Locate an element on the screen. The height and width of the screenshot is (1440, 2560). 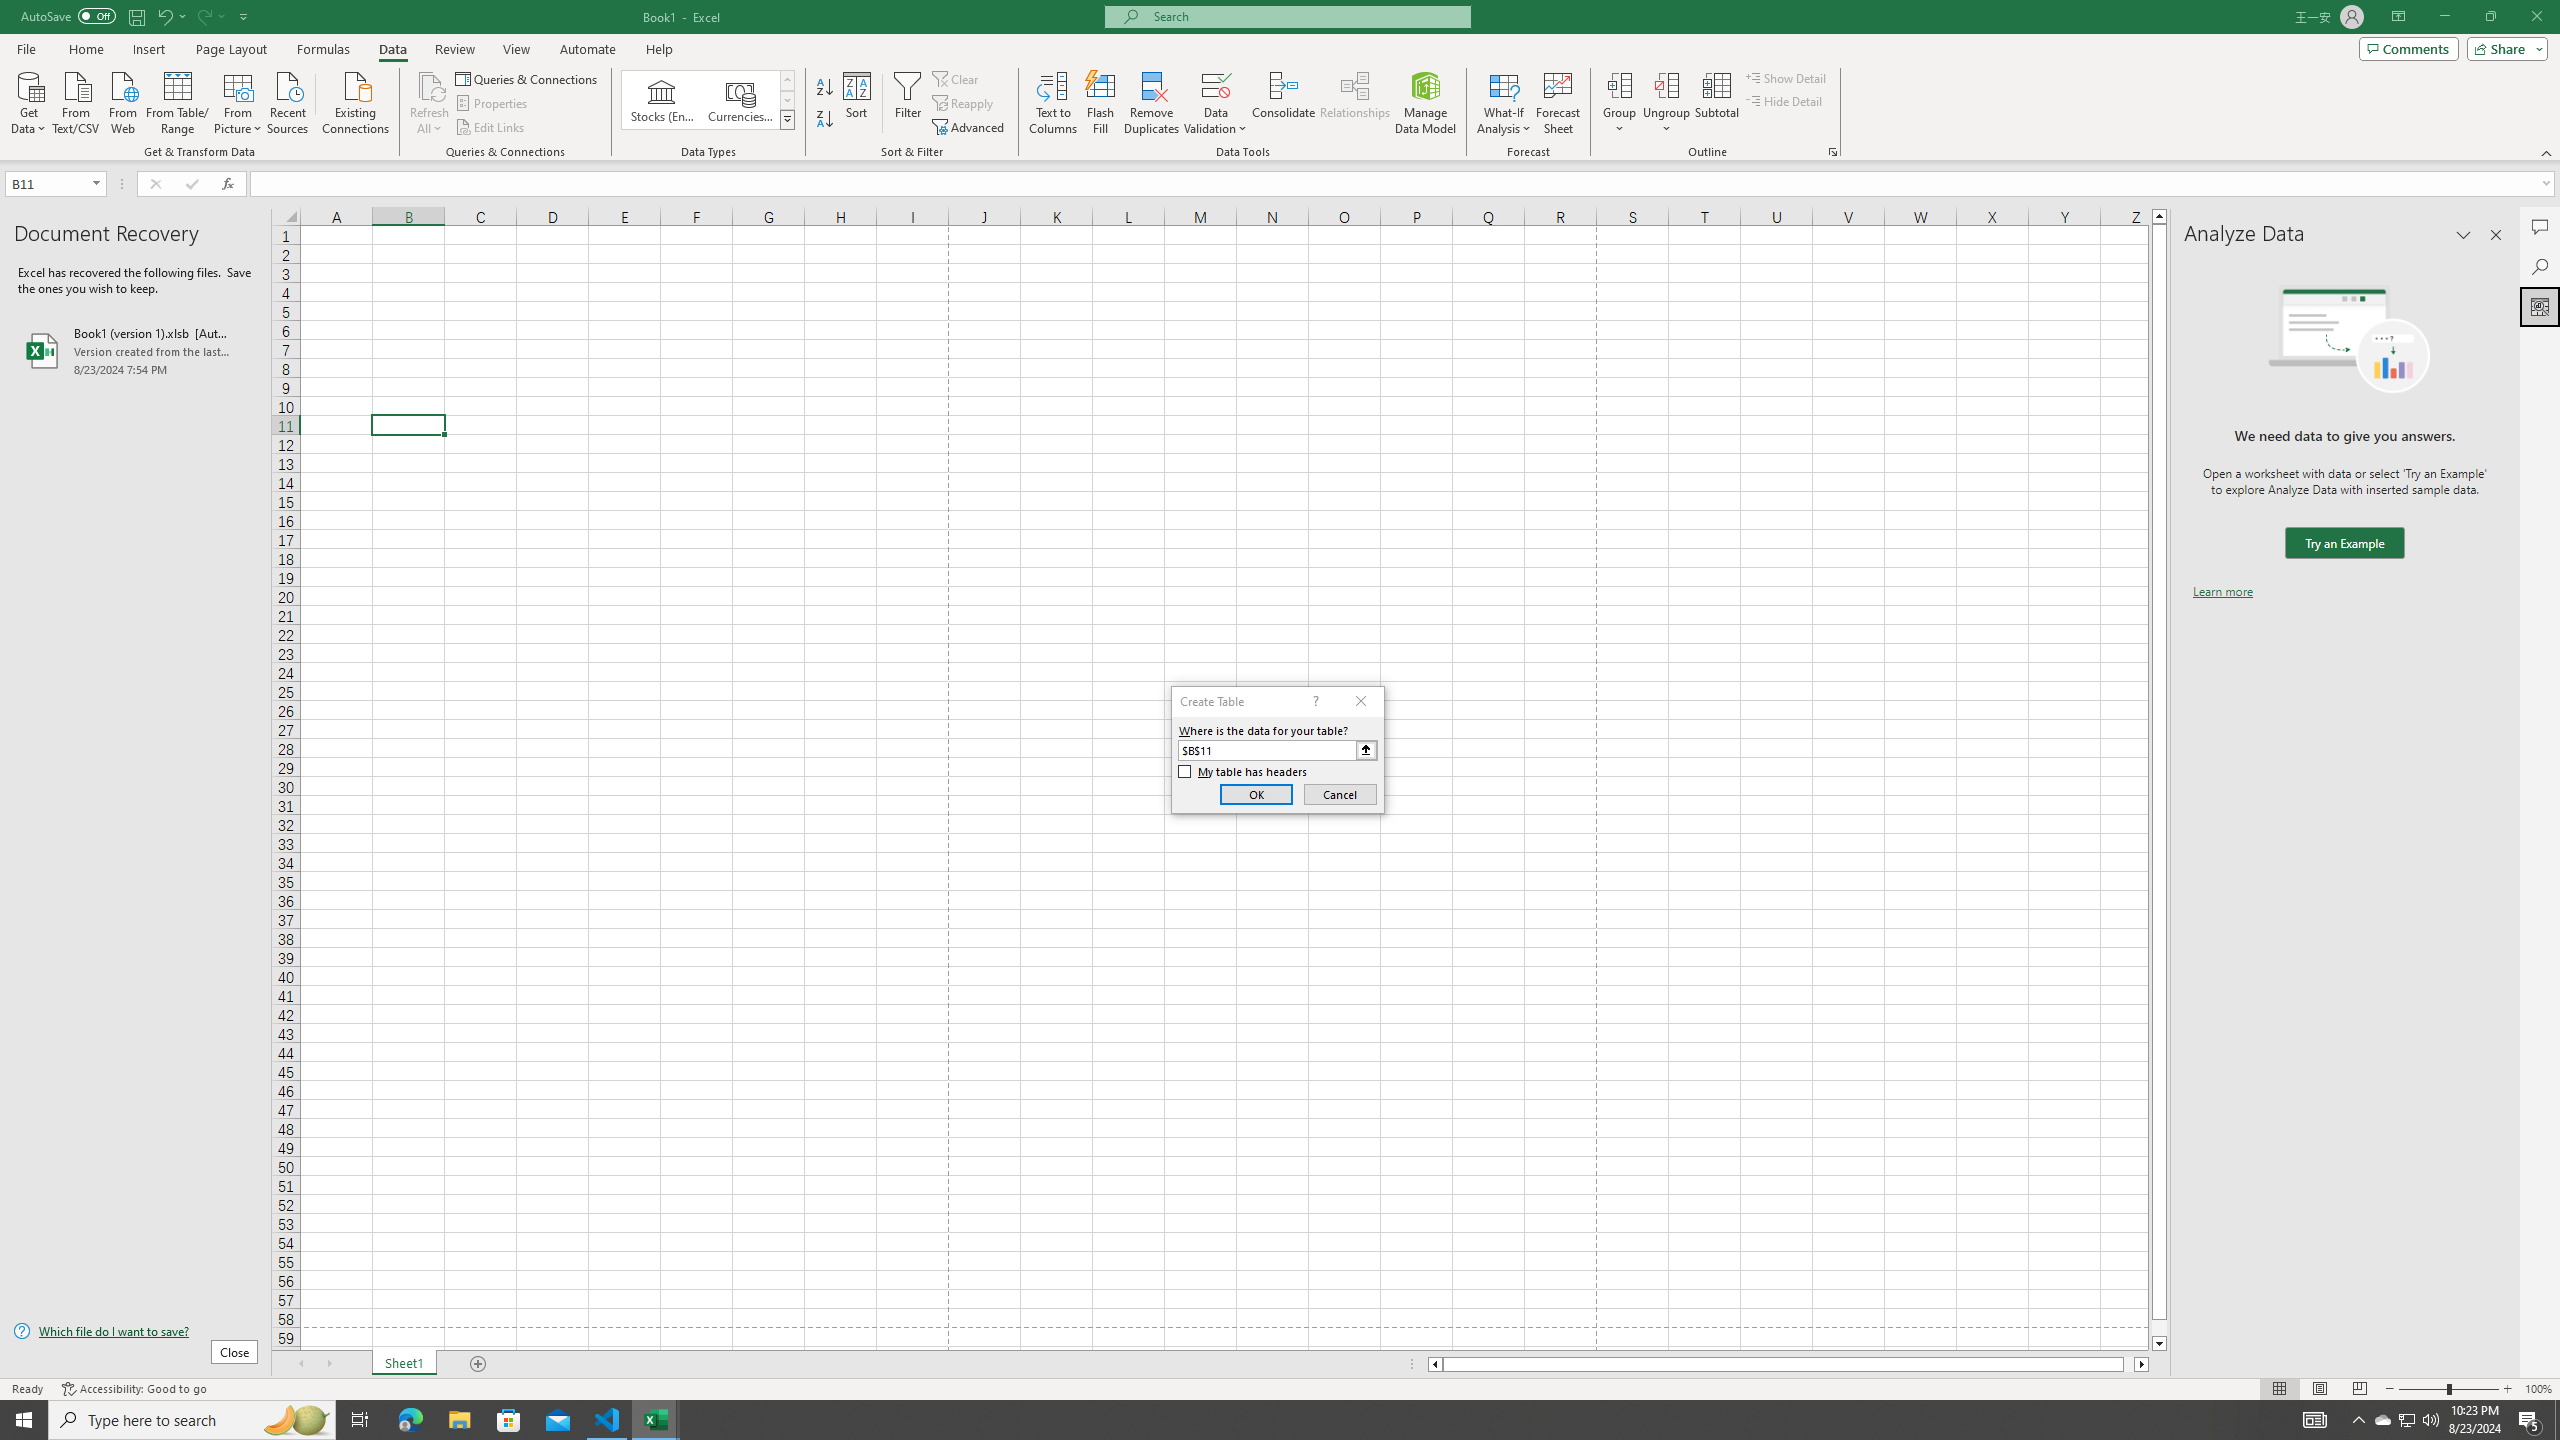
'Currencies (English)' is located at coordinates (738, 99).